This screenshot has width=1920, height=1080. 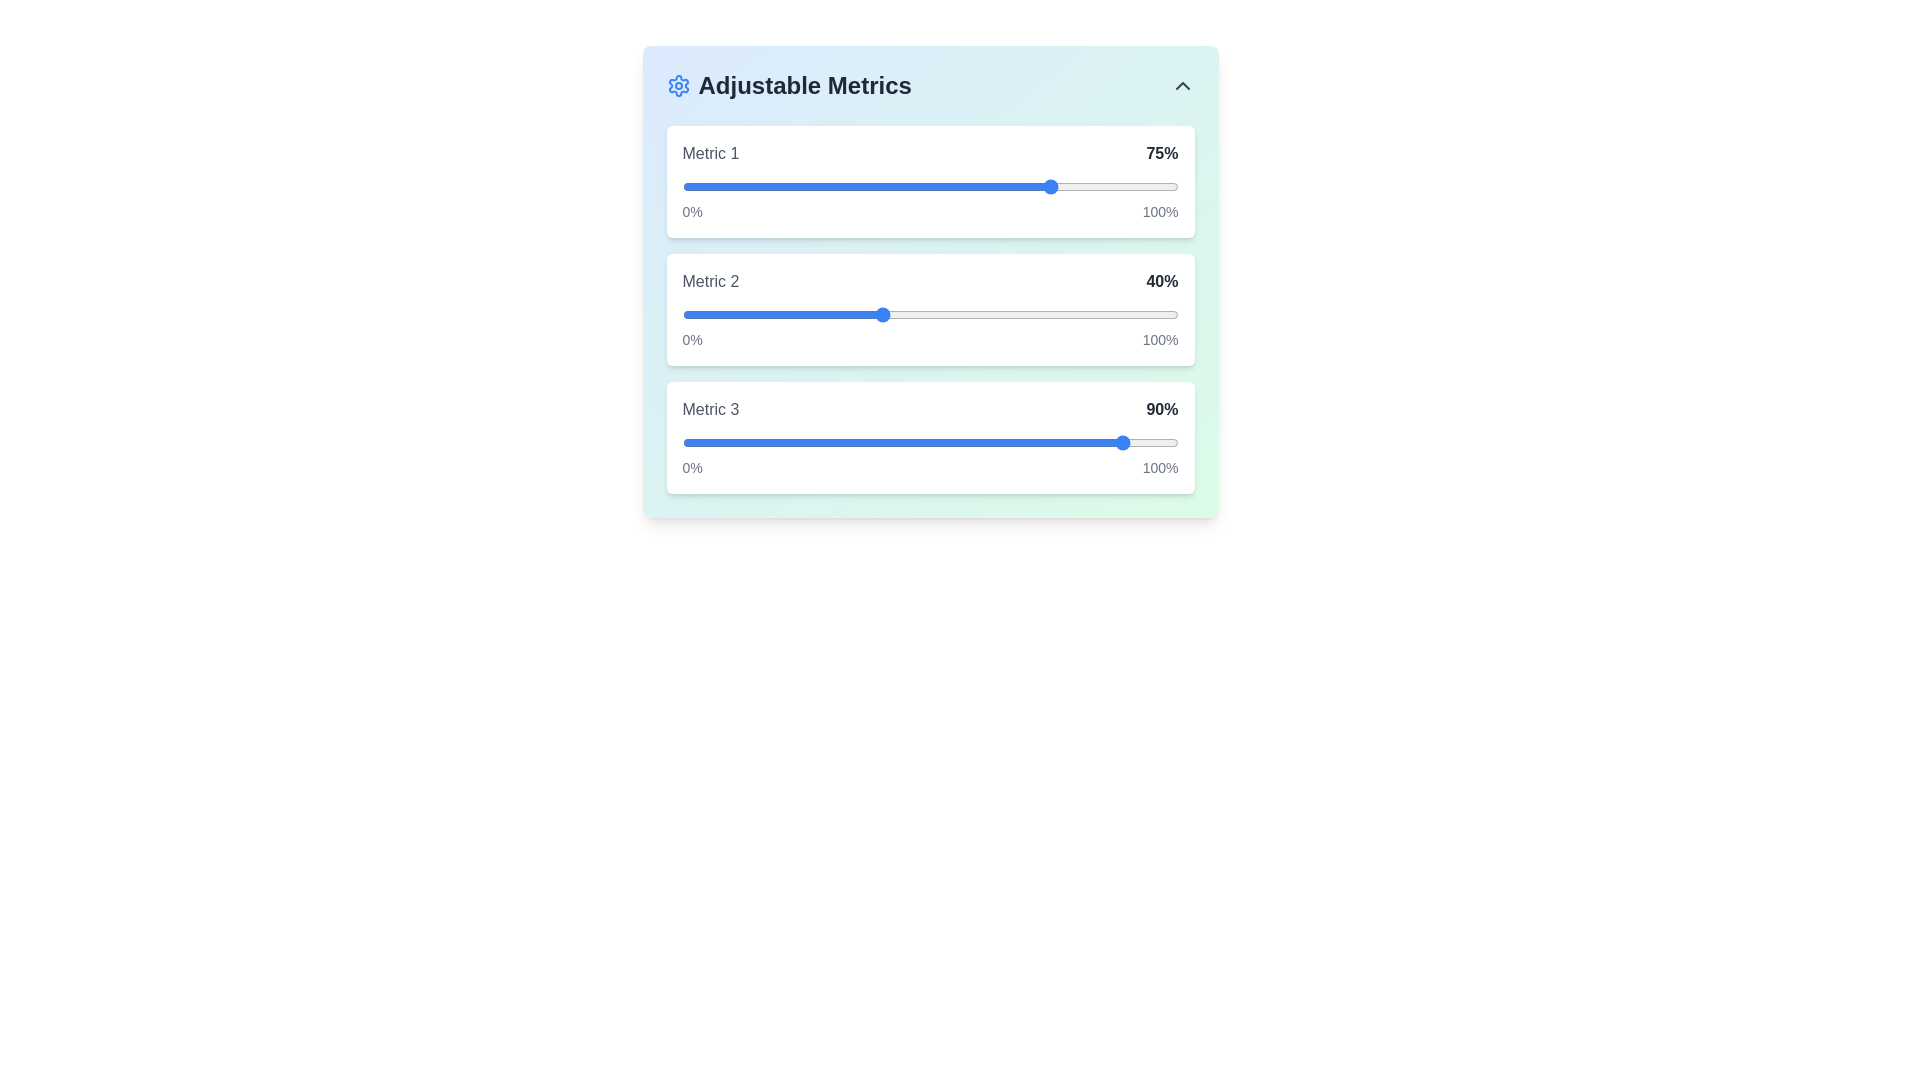 What do you see at coordinates (1160, 212) in the screenshot?
I see `the static text label indicating the maximum possible value for the slider associated with 'Metric 1', located at the right end of the range indicator and adjacent to '0%'` at bounding box center [1160, 212].